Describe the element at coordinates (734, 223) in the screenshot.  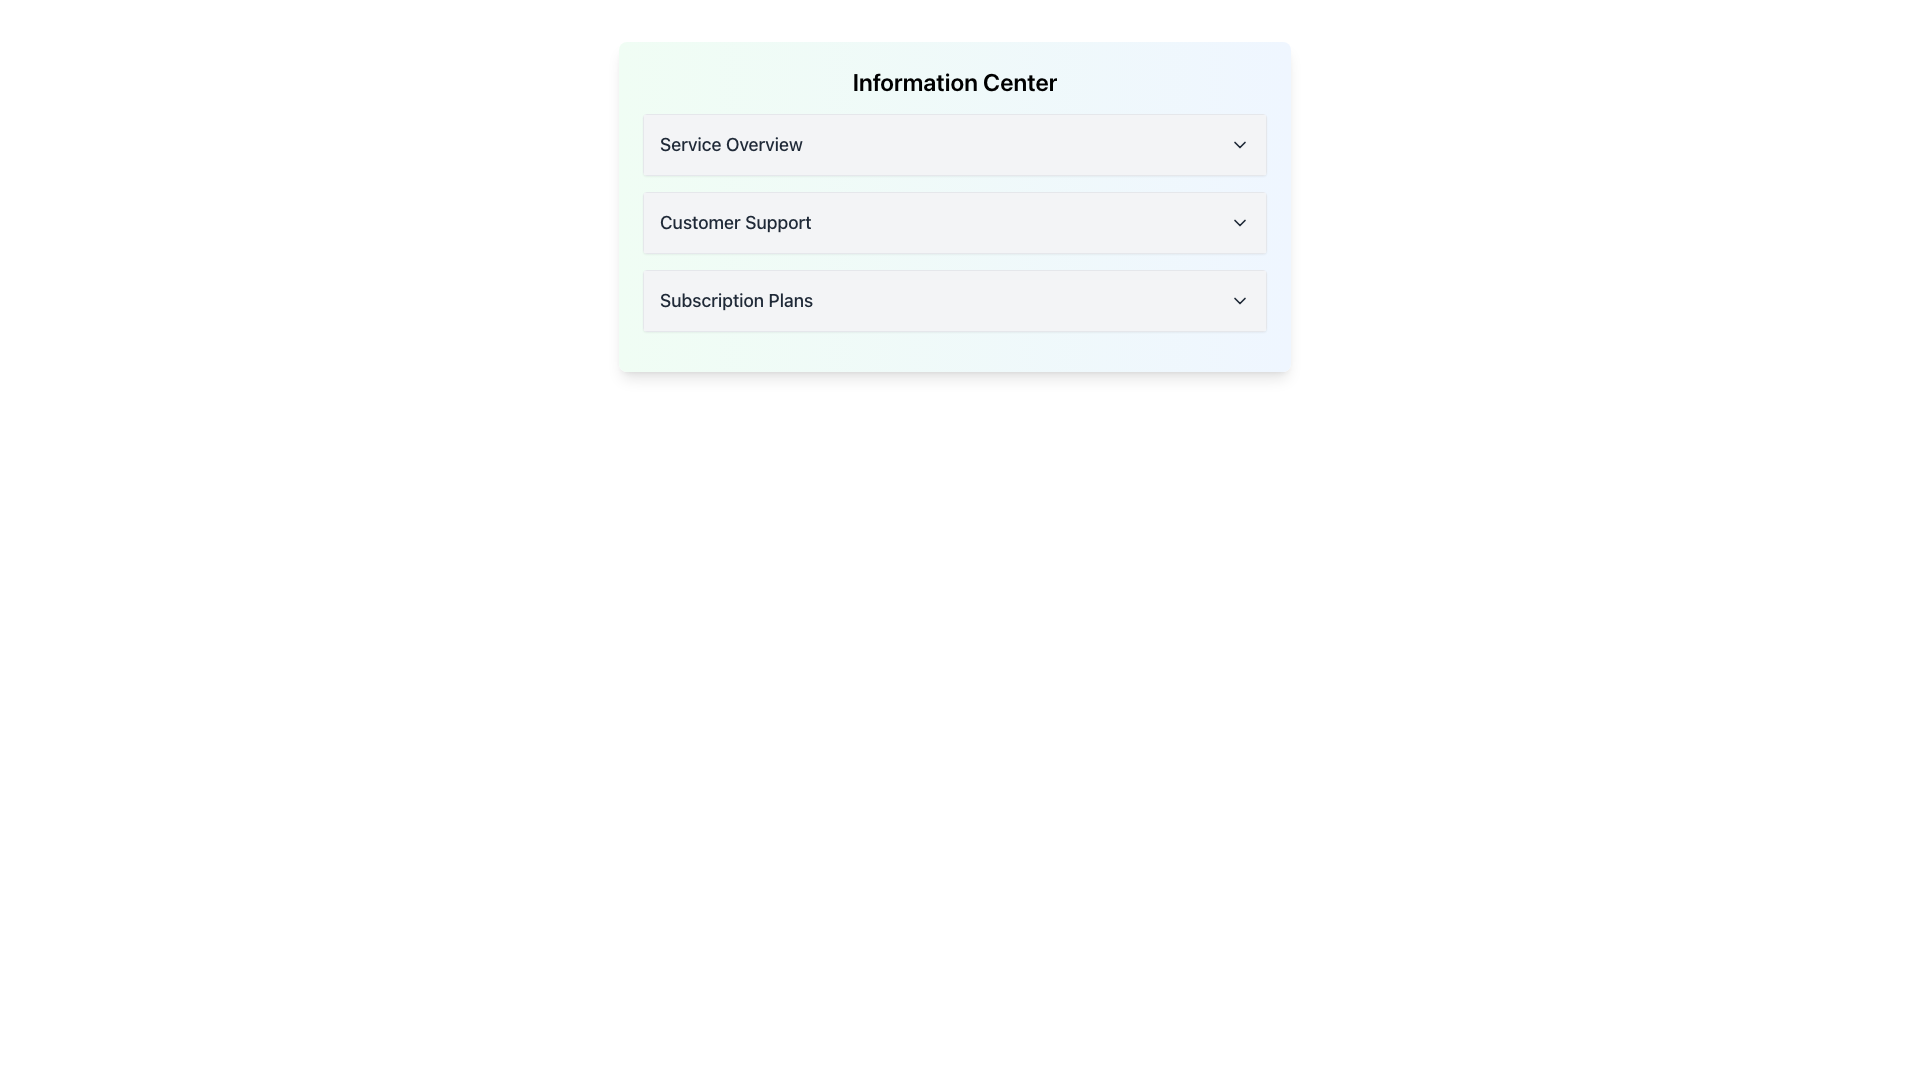
I see `text of the 'Customer Support' label, which is a prominent label styled in large and bold font, set against a light background` at that location.